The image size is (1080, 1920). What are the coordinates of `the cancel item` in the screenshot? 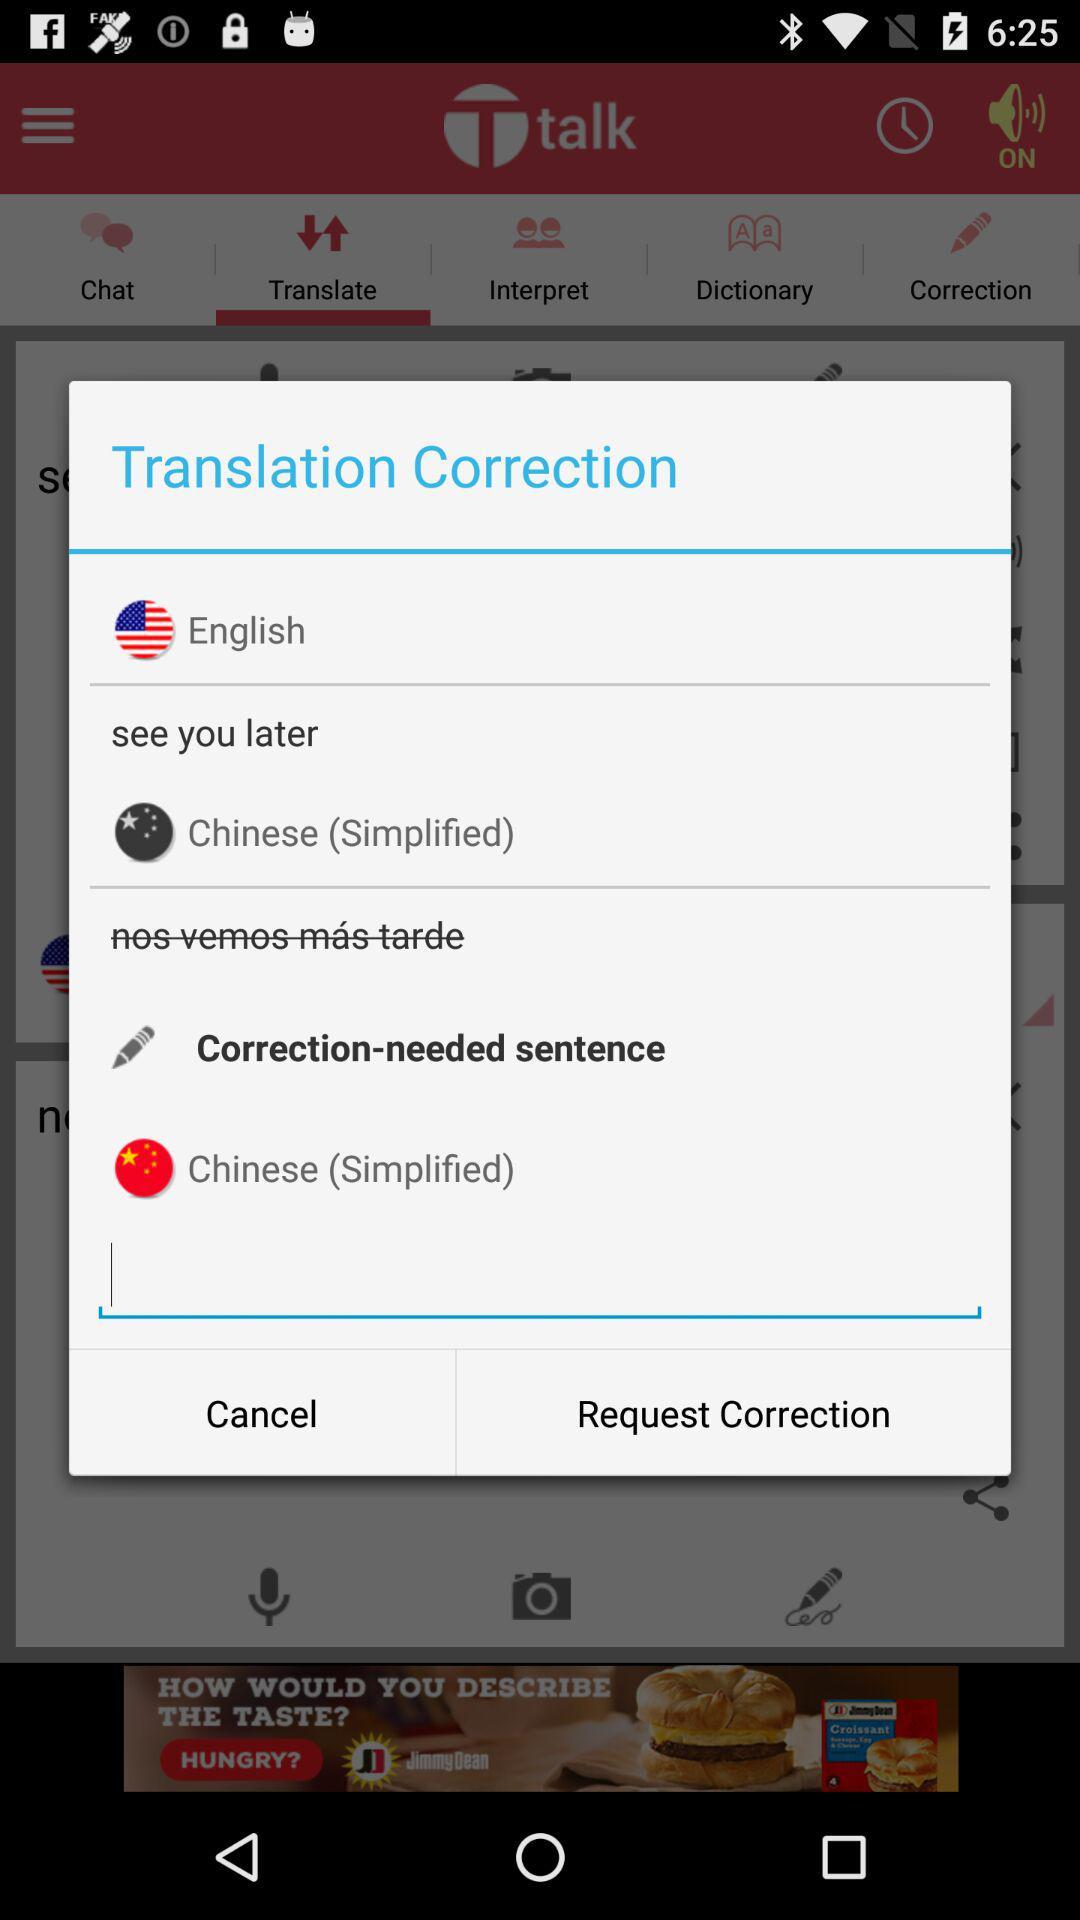 It's located at (261, 1411).